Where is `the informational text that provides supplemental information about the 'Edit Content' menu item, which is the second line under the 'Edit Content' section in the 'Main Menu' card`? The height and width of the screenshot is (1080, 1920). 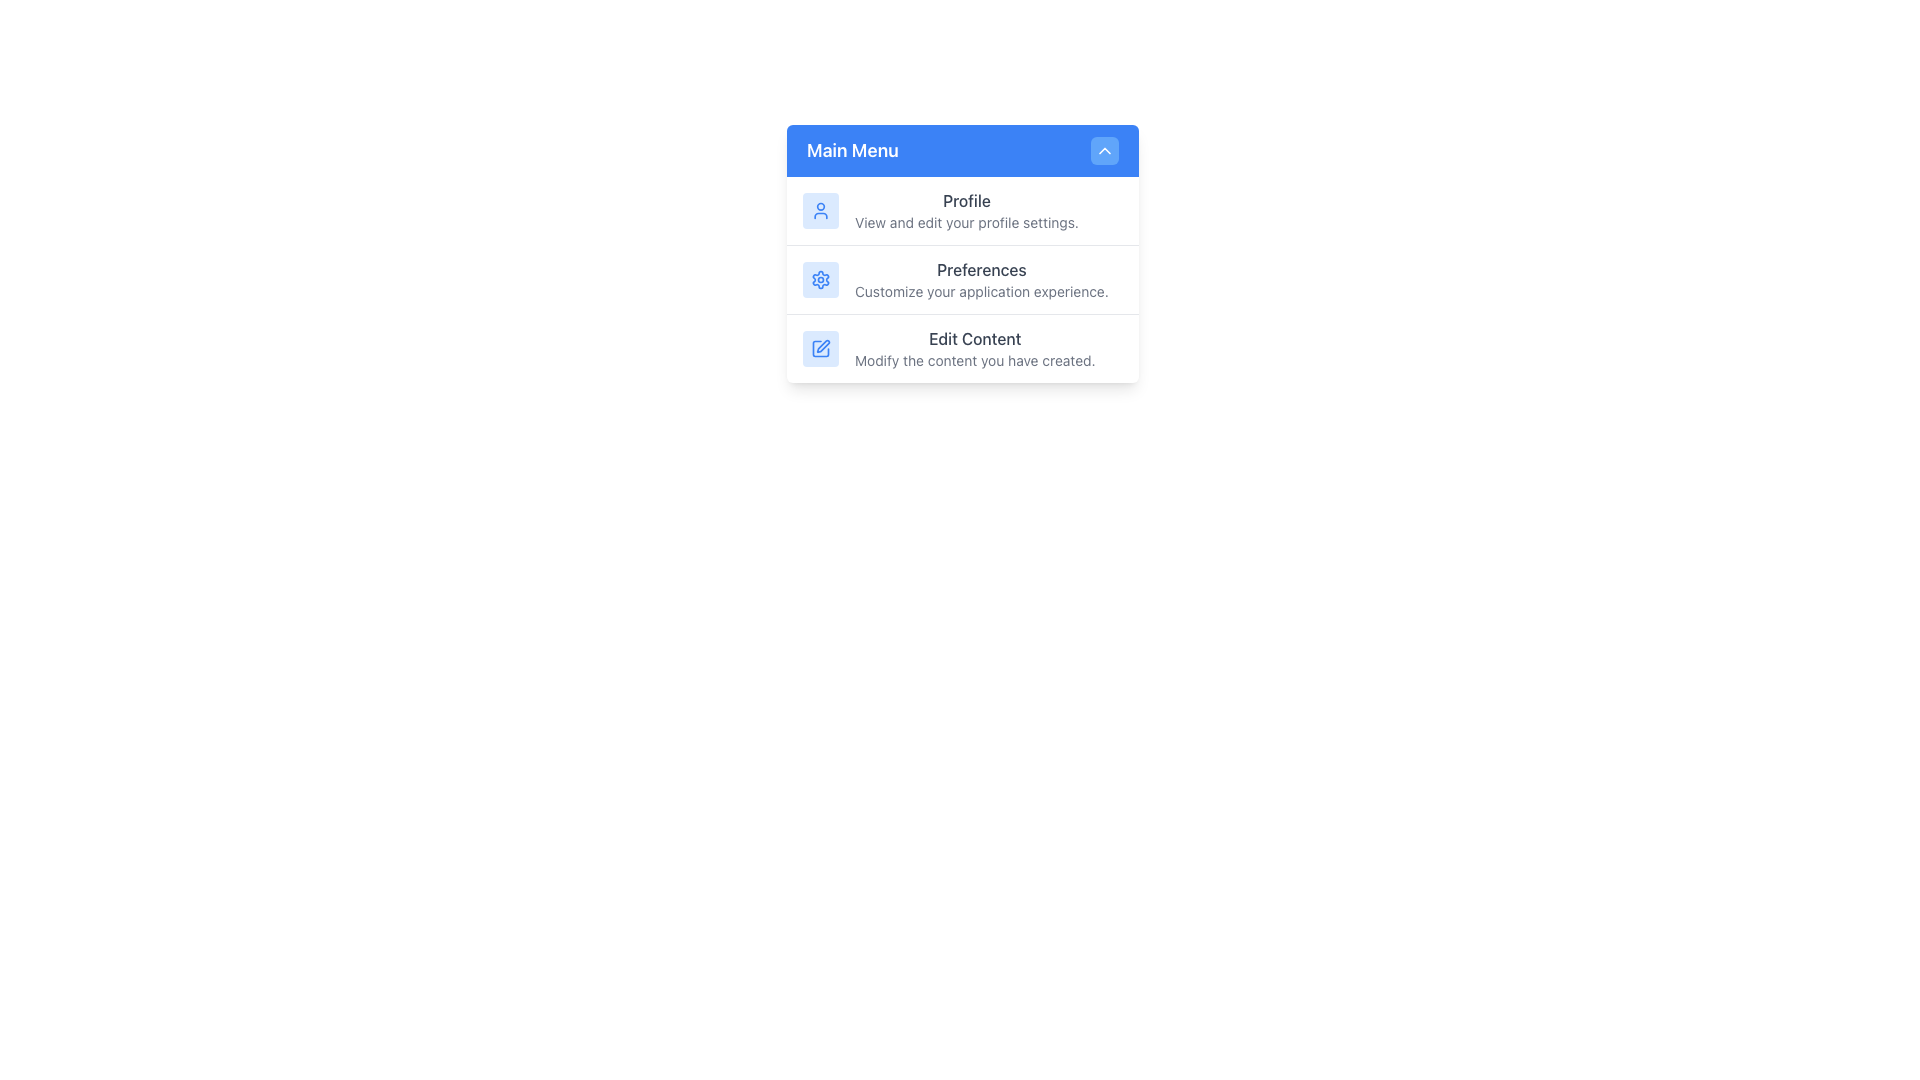 the informational text that provides supplemental information about the 'Edit Content' menu item, which is the second line under the 'Edit Content' section in the 'Main Menu' card is located at coordinates (975, 361).